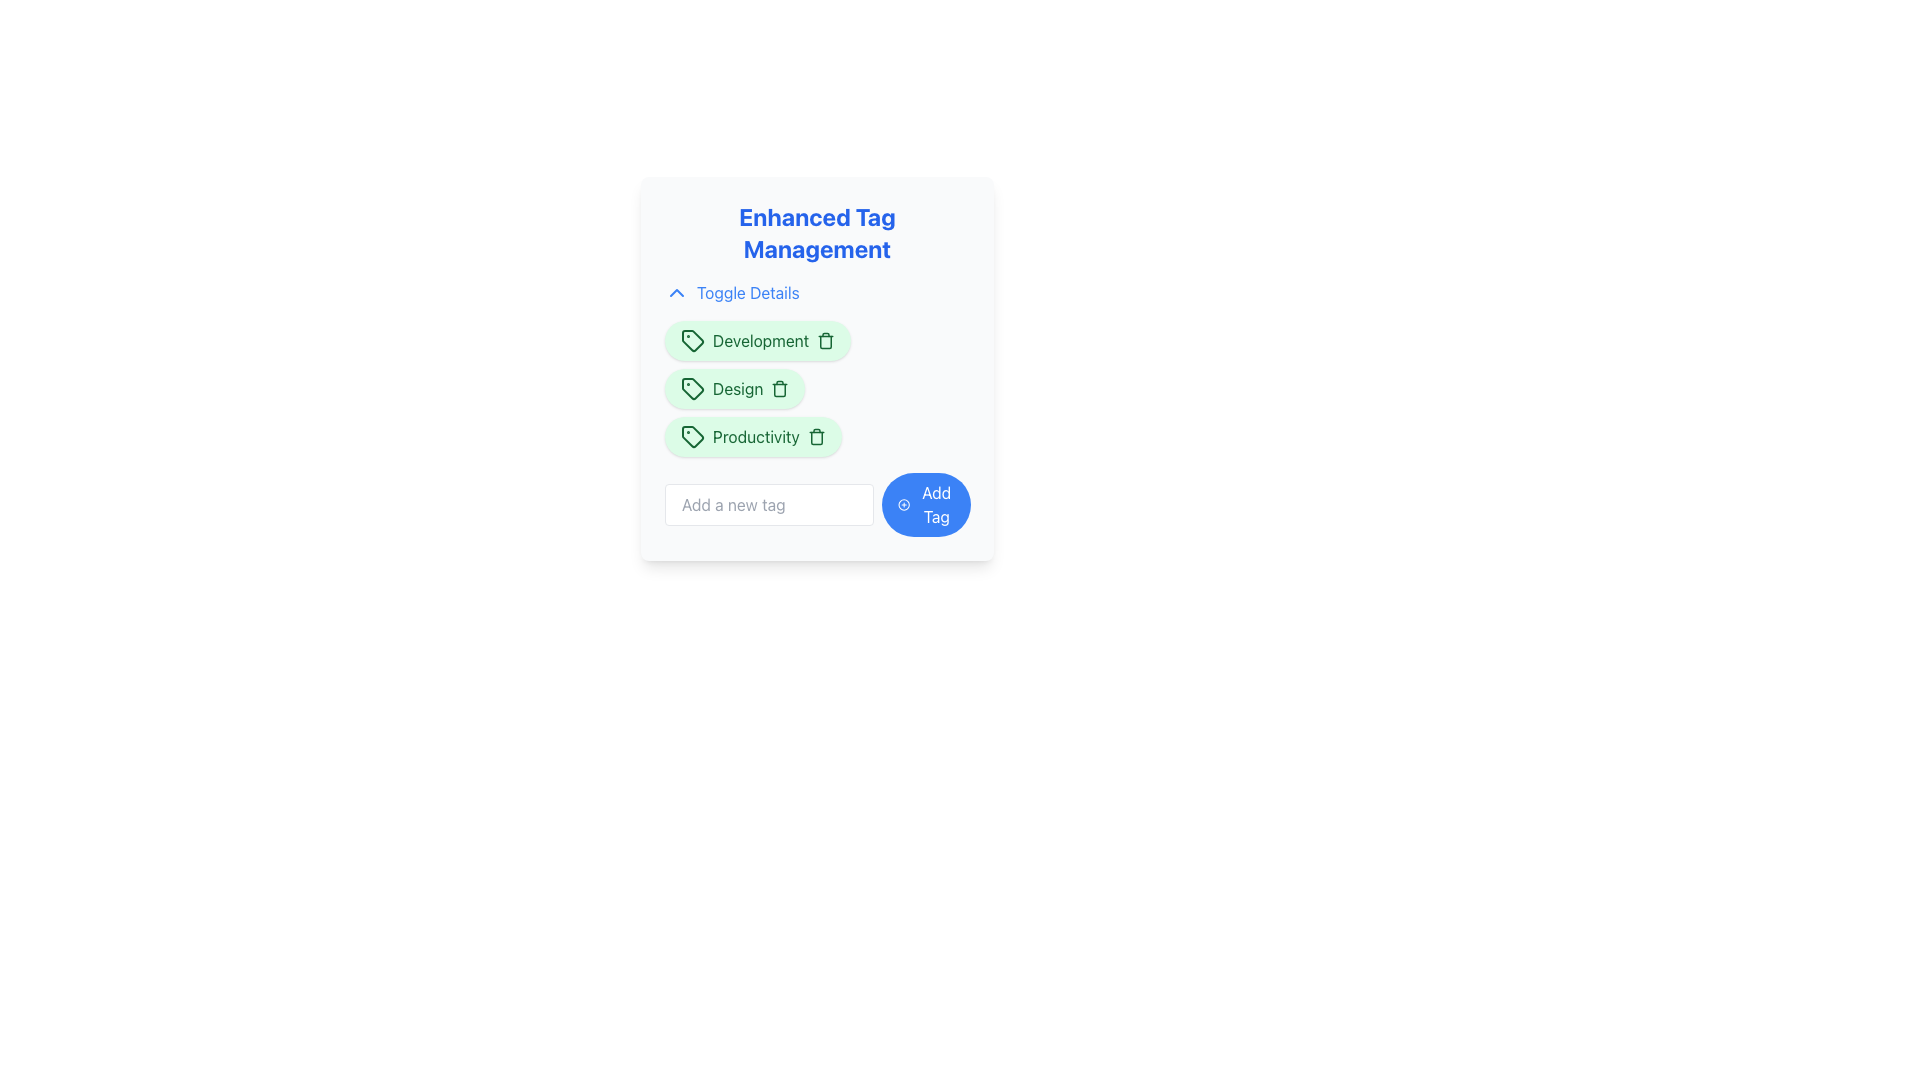 The image size is (1920, 1080). What do you see at coordinates (692, 389) in the screenshot?
I see `the second tag icon representing the 'Design' tag in the 'Enhanced Tag Management' section to interact with it` at bounding box center [692, 389].